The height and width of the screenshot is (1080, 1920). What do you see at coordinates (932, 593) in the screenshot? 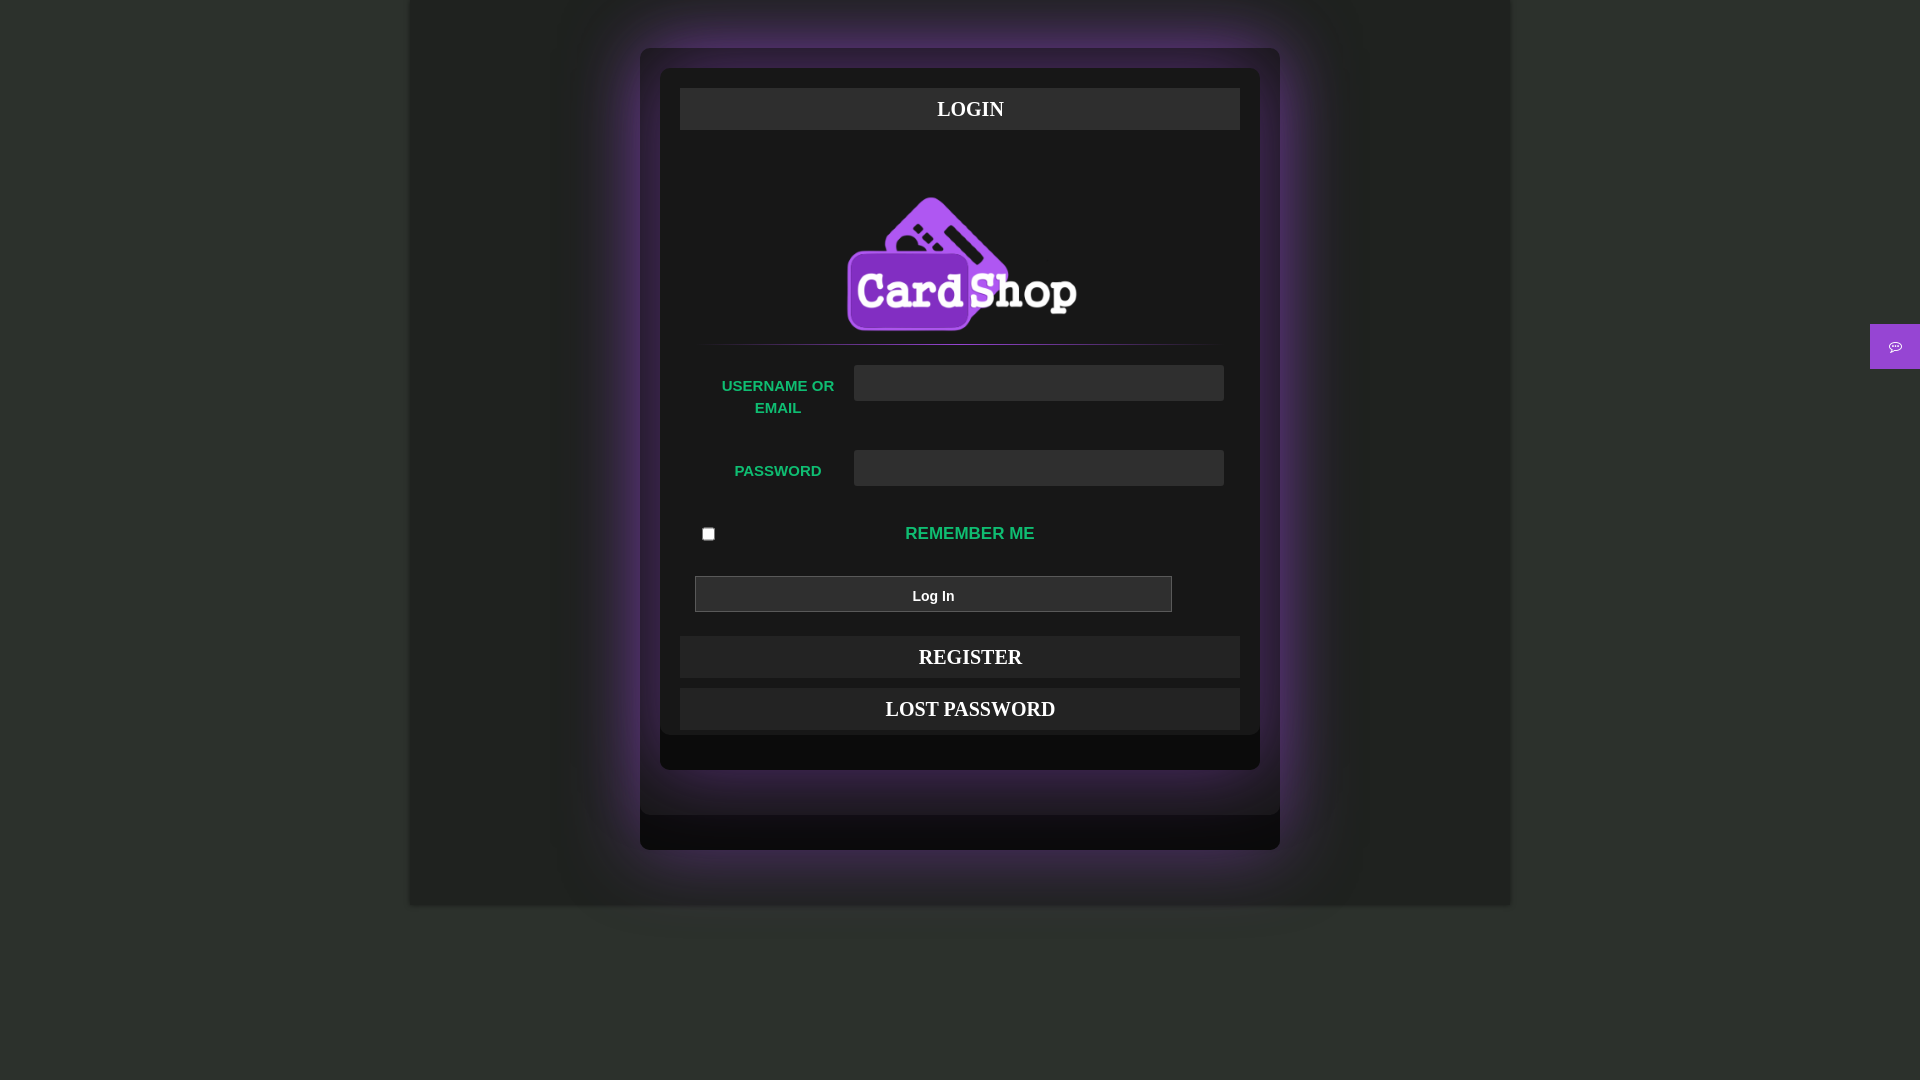
I see `'Log In'` at bounding box center [932, 593].